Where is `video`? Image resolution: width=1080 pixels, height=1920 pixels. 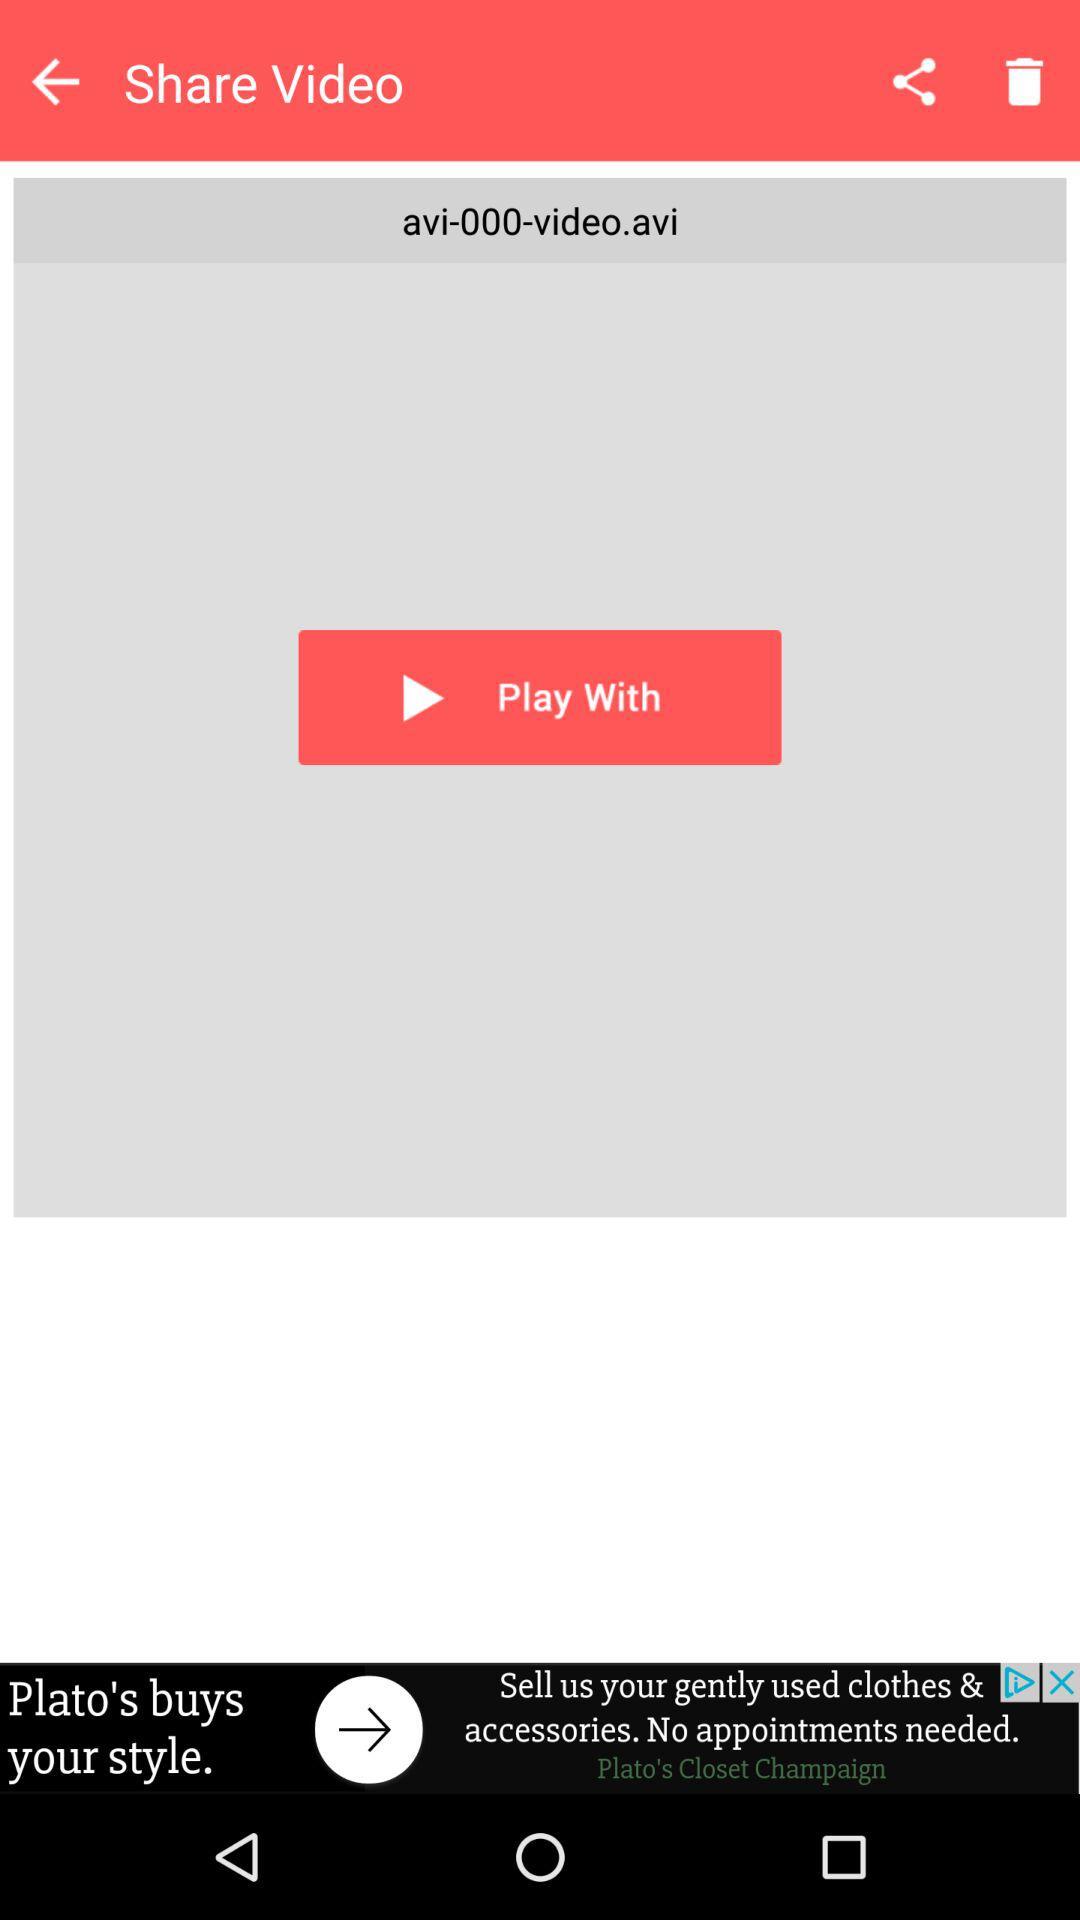 video is located at coordinates (540, 697).